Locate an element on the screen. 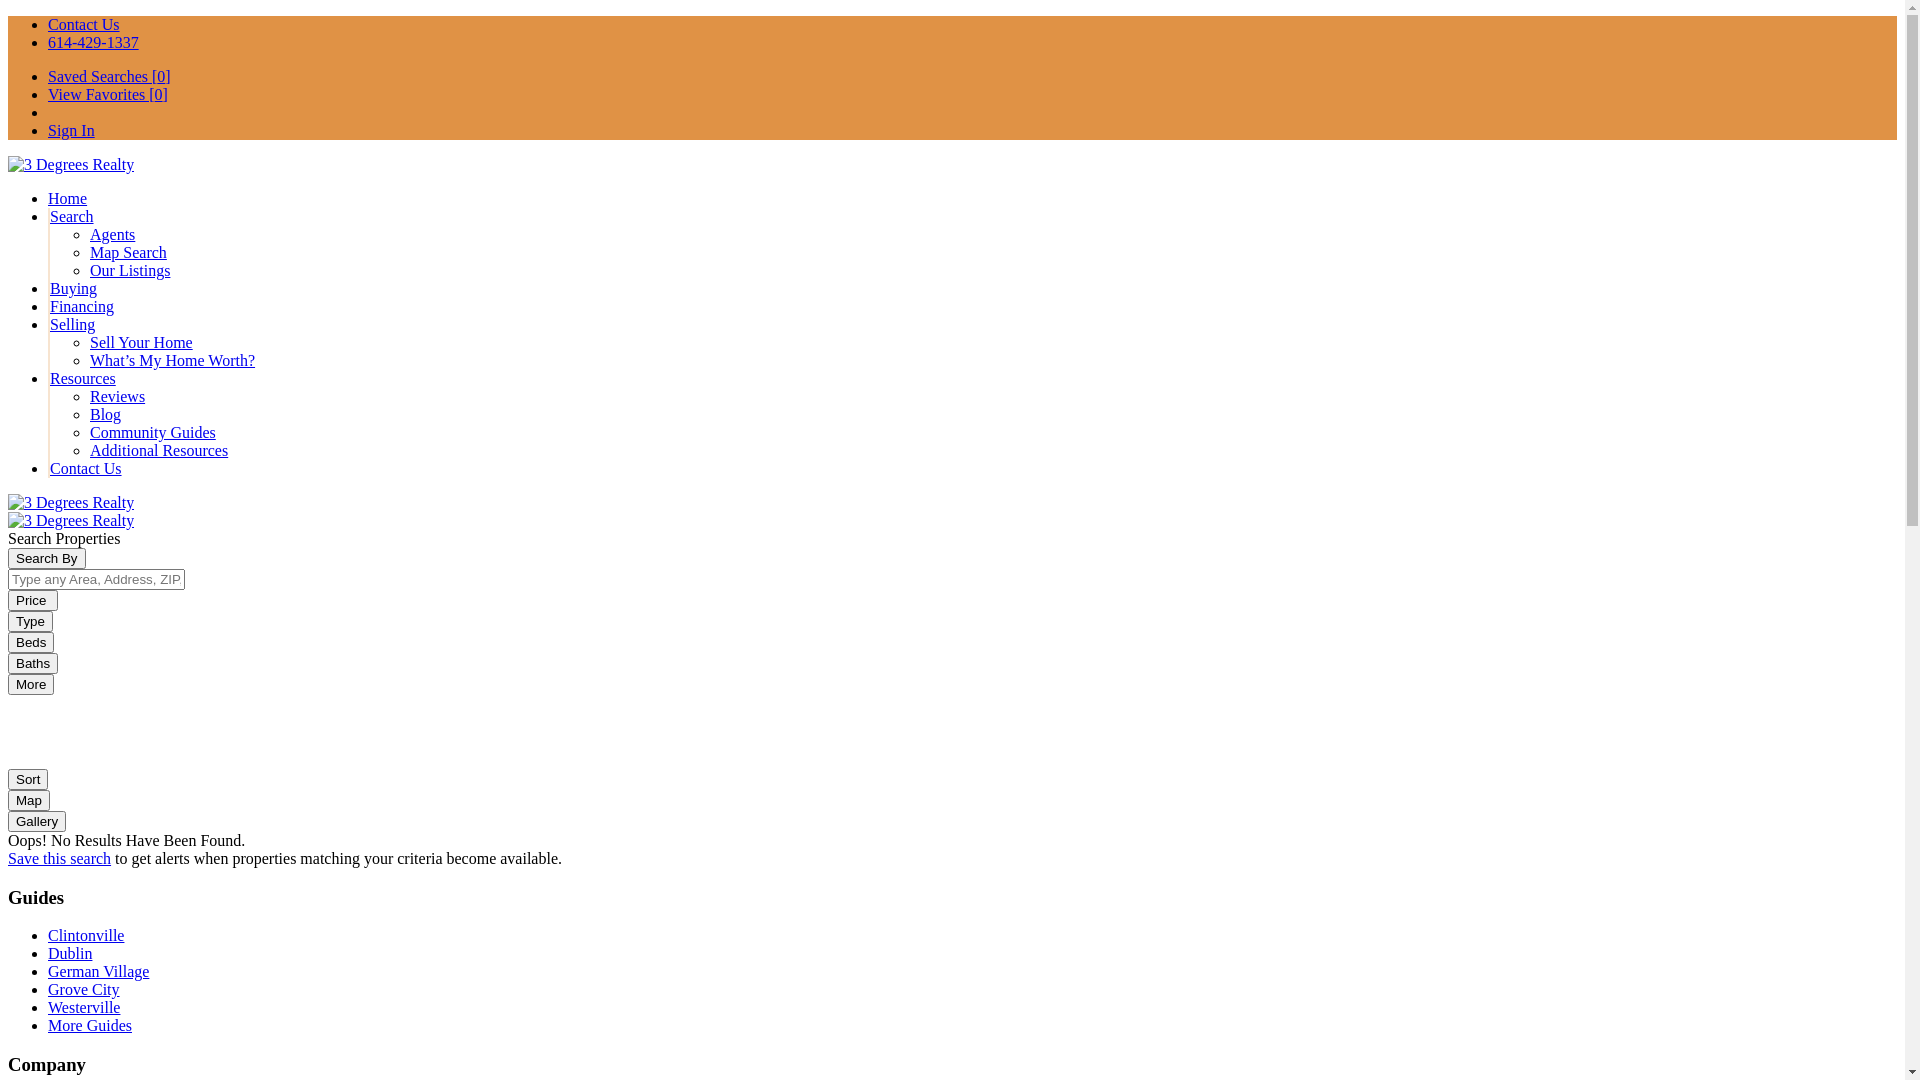 The image size is (1920, 1080). 'Beds' is located at coordinates (30, 642).